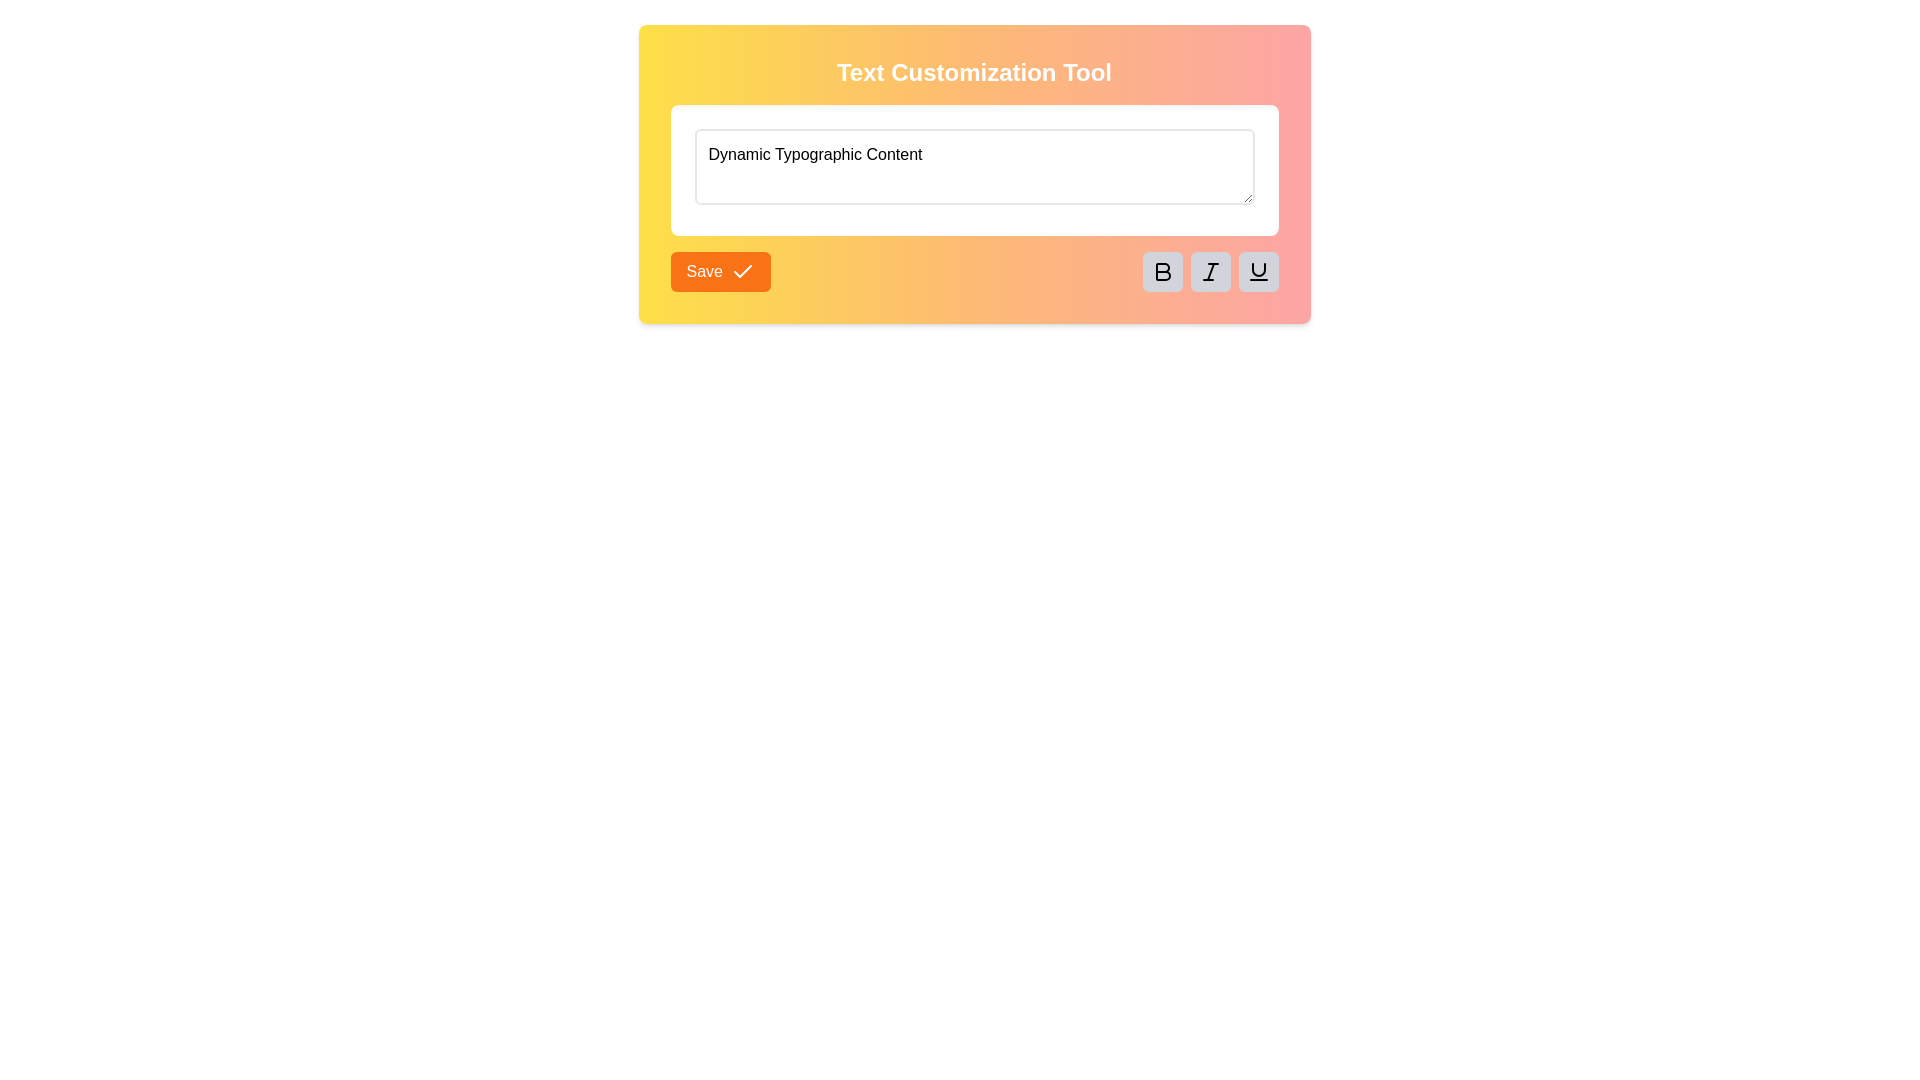 The width and height of the screenshot is (1920, 1080). I want to click on the save button located in the bottom-left corner of the Text Customization Tool interface, so click(720, 272).